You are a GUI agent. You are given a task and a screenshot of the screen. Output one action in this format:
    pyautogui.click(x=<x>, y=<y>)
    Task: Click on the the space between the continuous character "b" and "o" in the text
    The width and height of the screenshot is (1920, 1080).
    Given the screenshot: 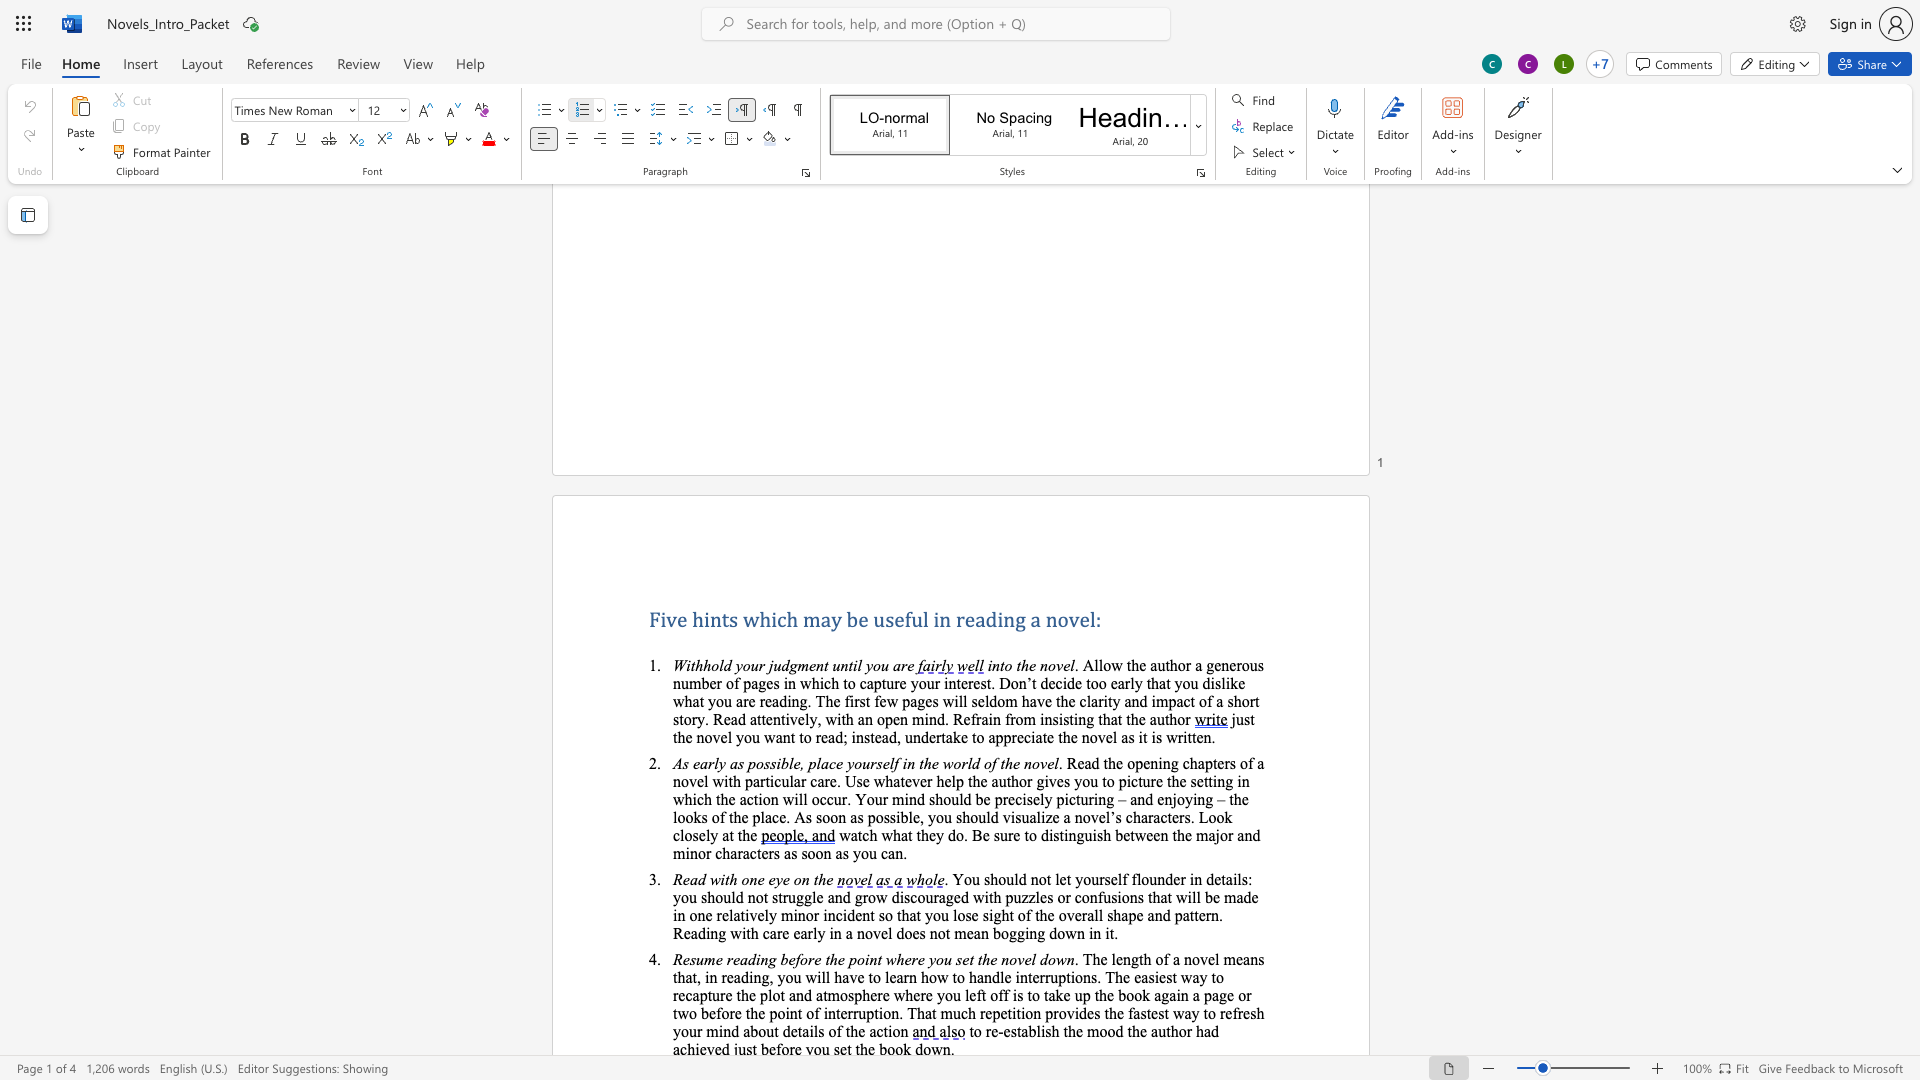 What is the action you would take?
    pyautogui.click(x=1126, y=995)
    